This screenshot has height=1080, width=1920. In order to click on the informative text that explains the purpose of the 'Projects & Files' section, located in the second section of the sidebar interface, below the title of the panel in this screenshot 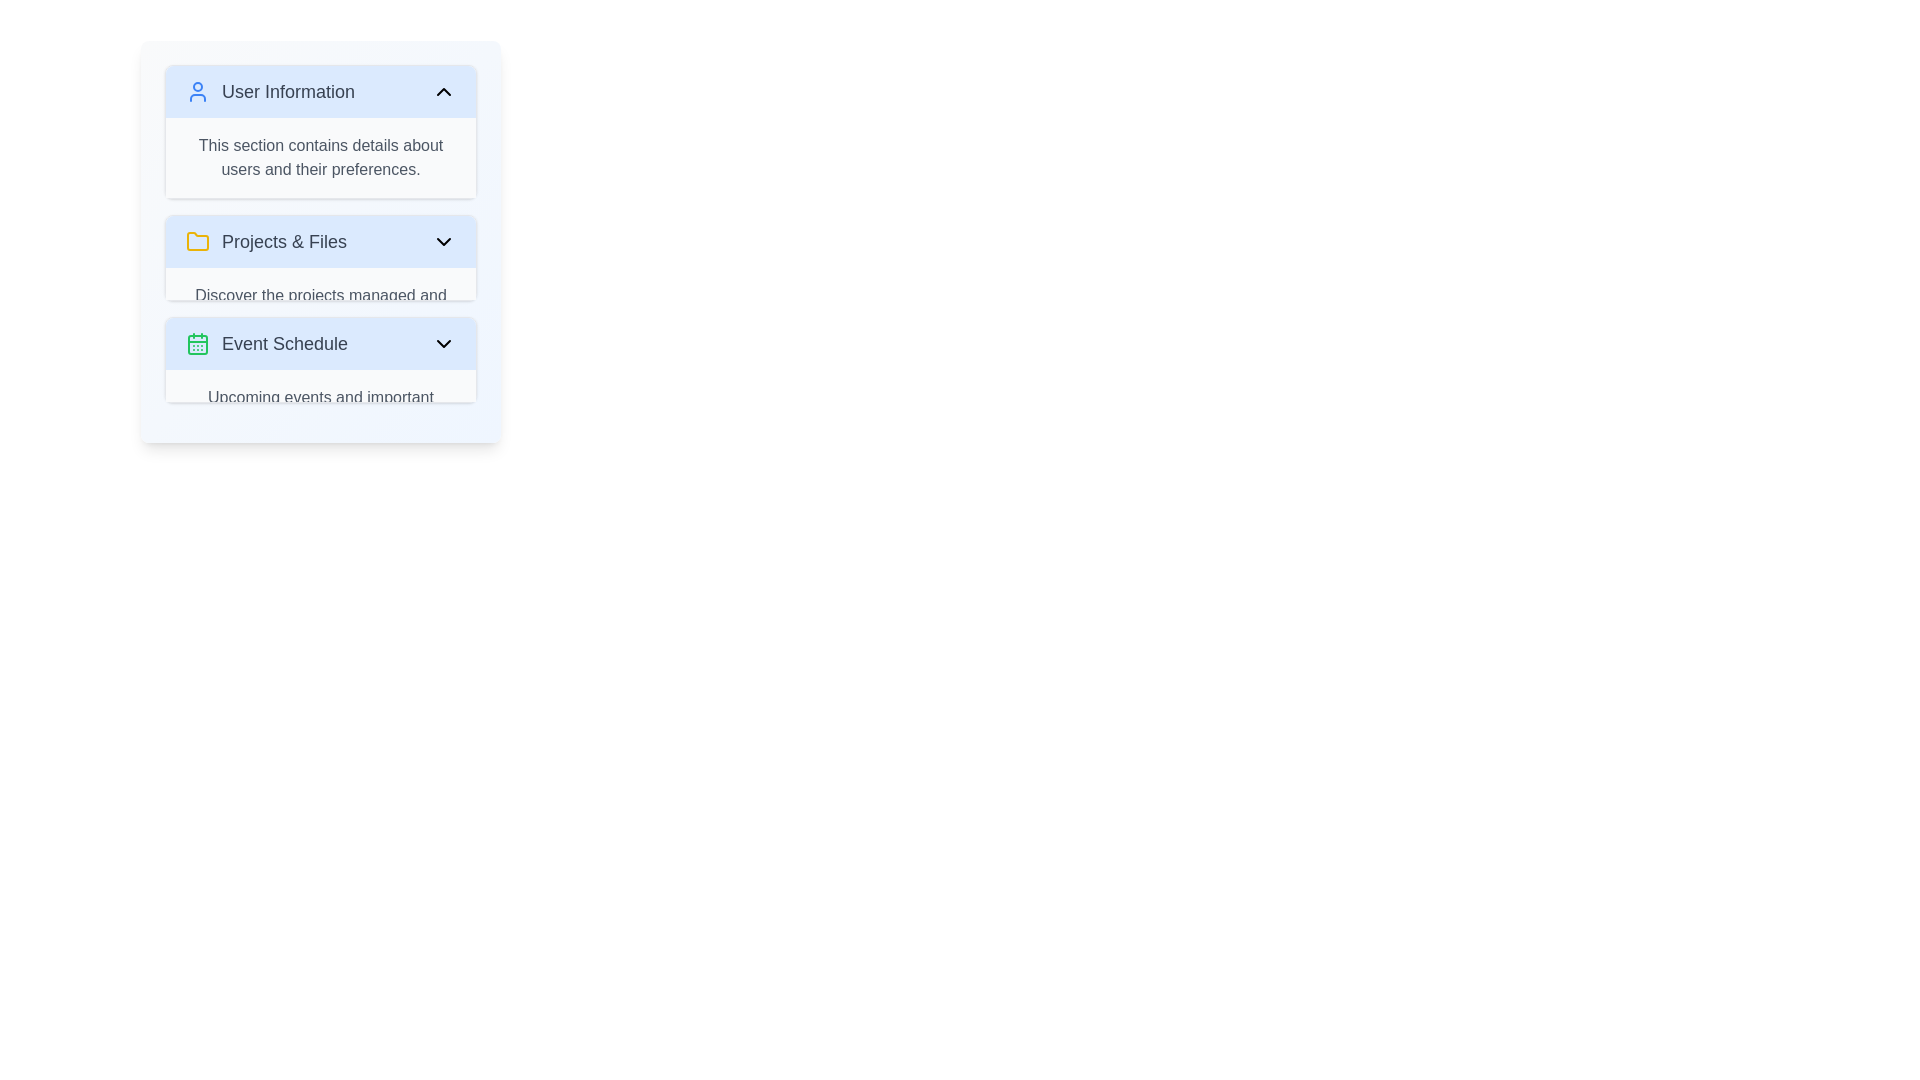, I will do `click(321, 284)`.